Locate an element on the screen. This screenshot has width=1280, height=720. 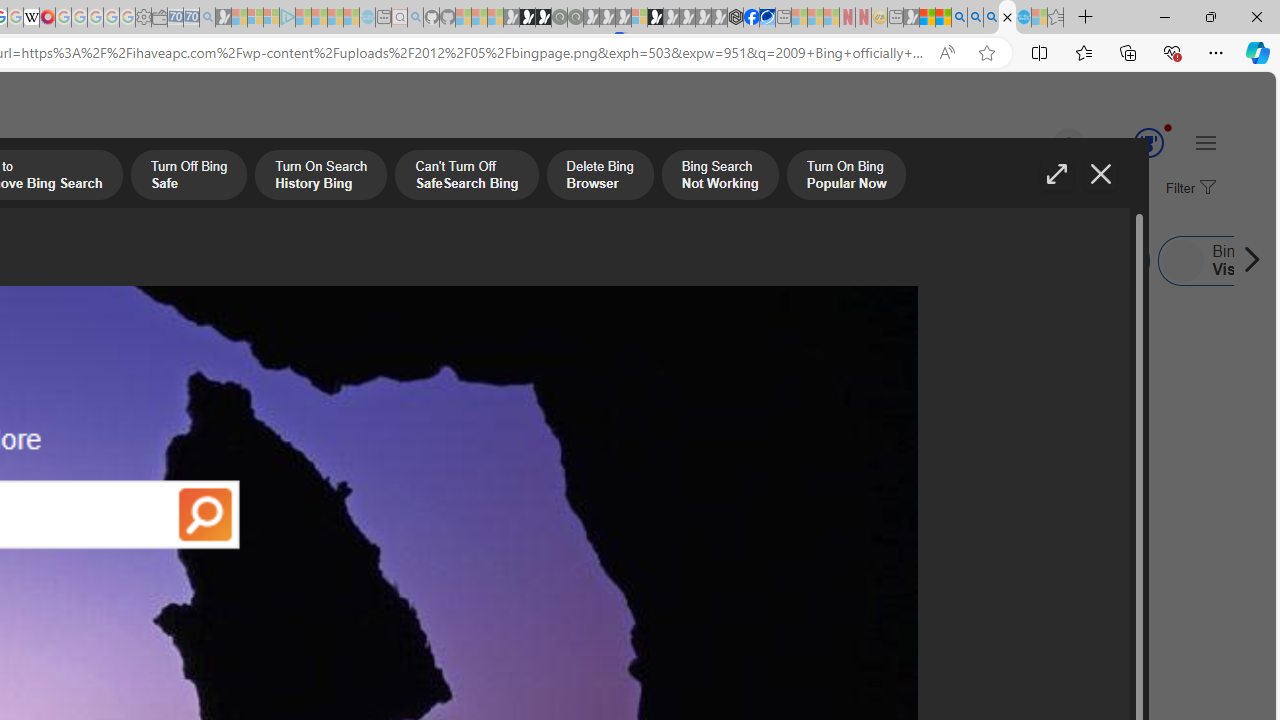
'Home | Sky Blue Bikes - Sky Blue Bikes - Sleeping' is located at coordinates (367, 17).